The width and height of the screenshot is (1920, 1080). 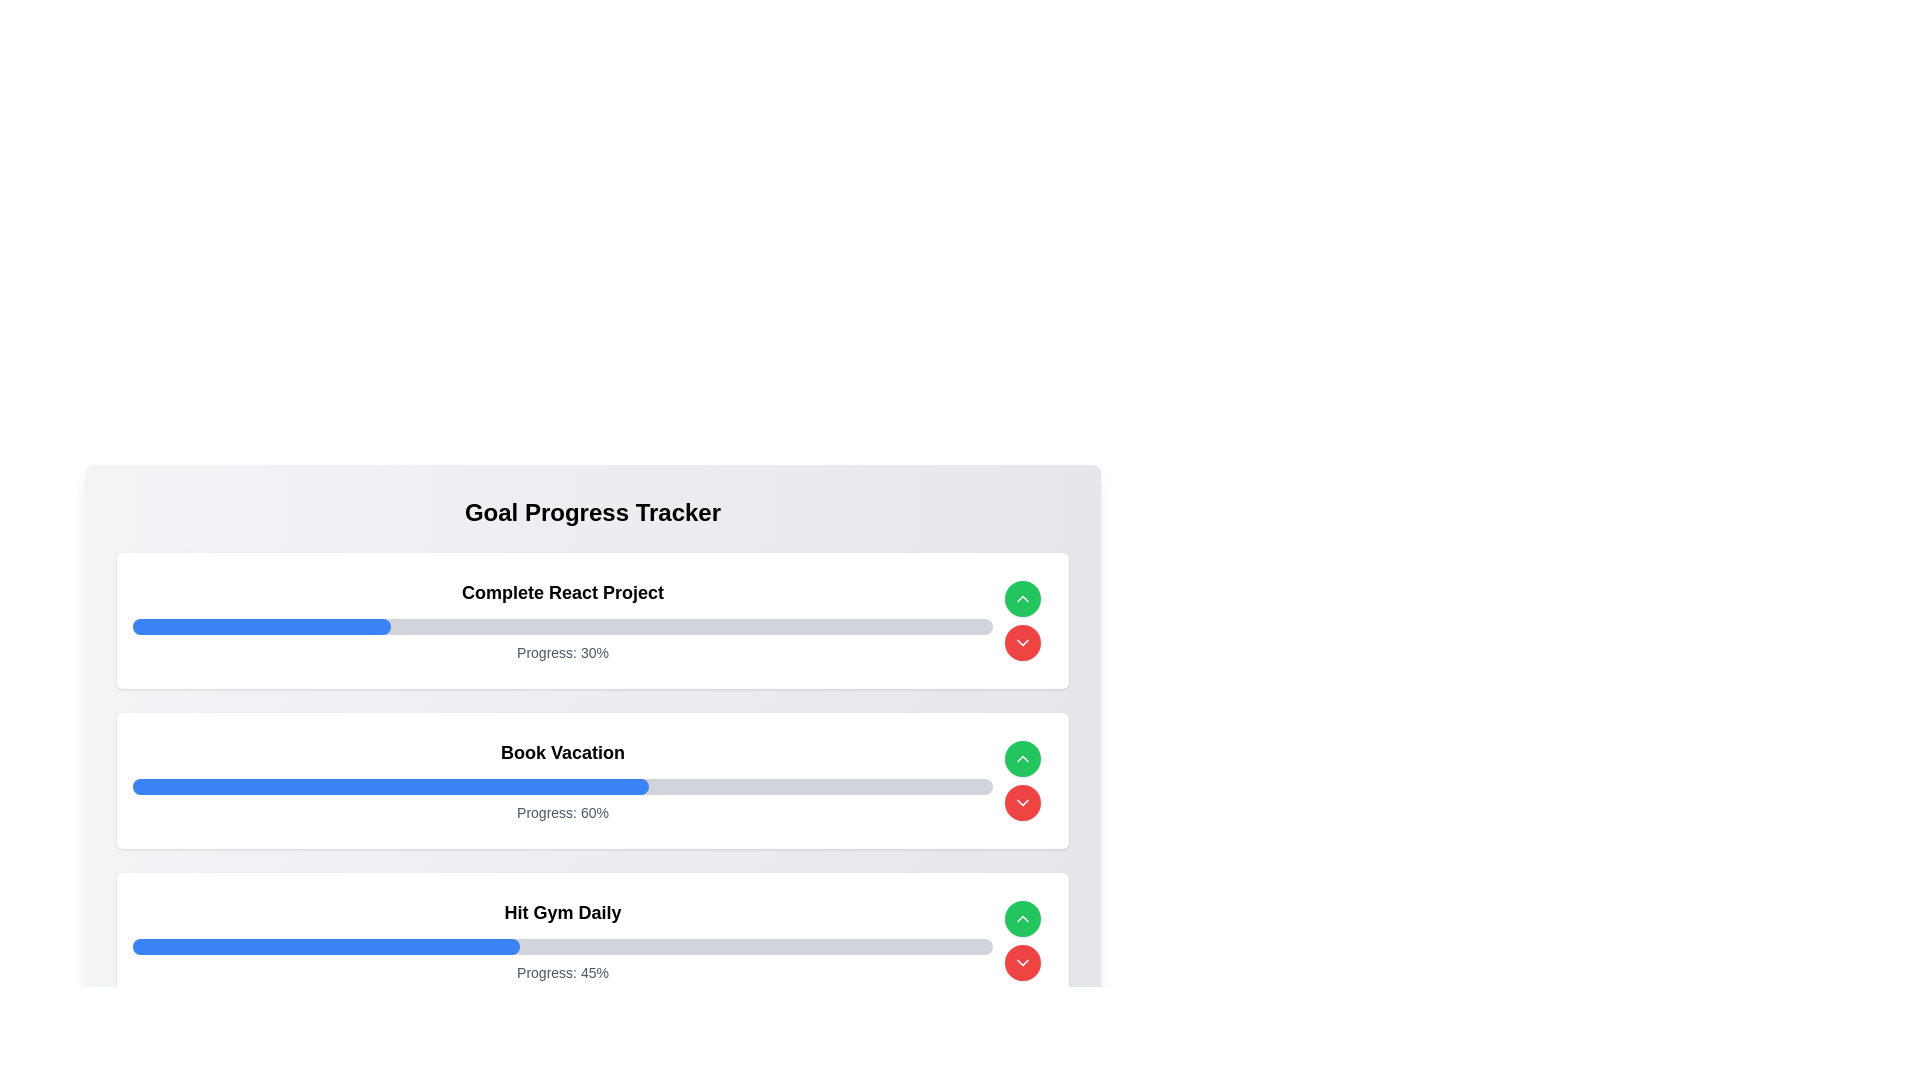 I want to click on the red button with a downward-pointing chevron icon located in the bottom-right corner of the 'Hit Gym Daily' card, so click(x=1022, y=941).